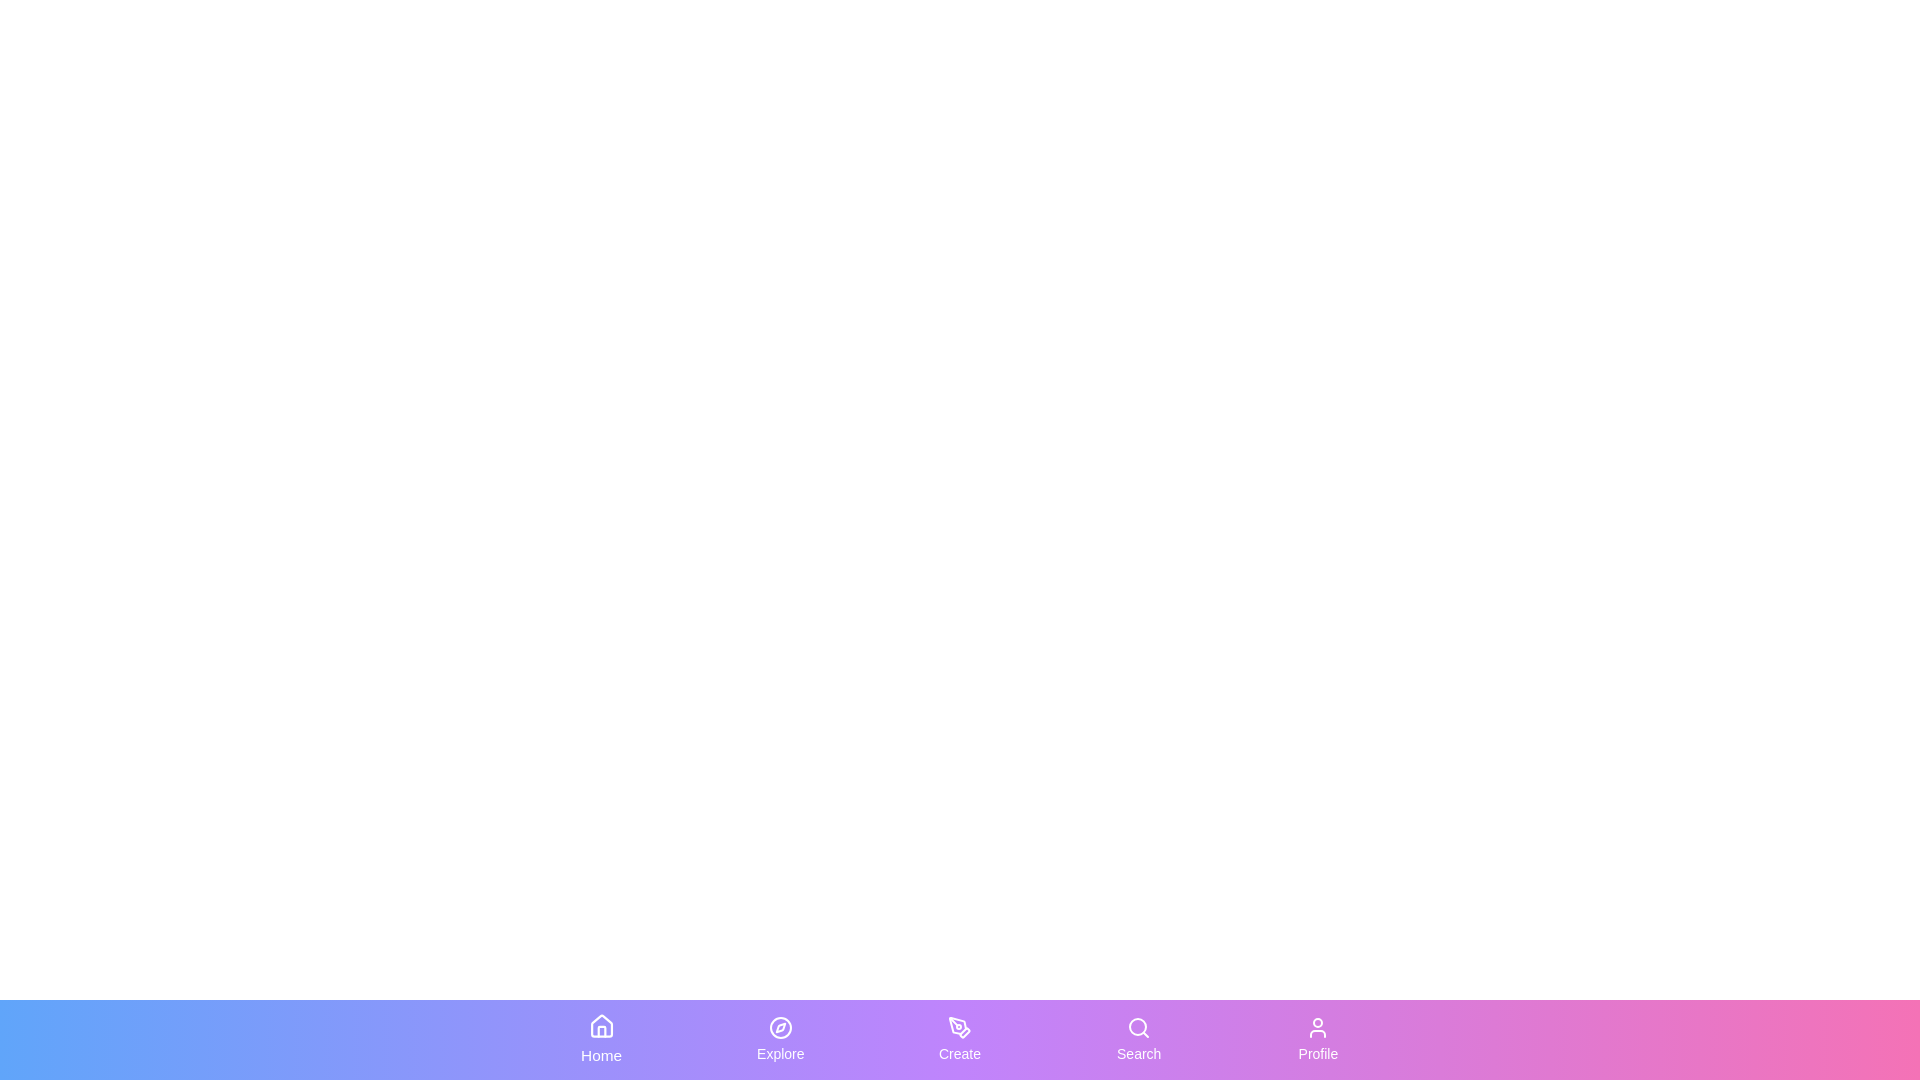 Image resolution: width=1920 pixels, height=1080 pixels. What do you see at coordinates (600, 1039) in the screenshot?
I see `the Home tab to switch to the corresponding section` at bounding box center [600, 1039].